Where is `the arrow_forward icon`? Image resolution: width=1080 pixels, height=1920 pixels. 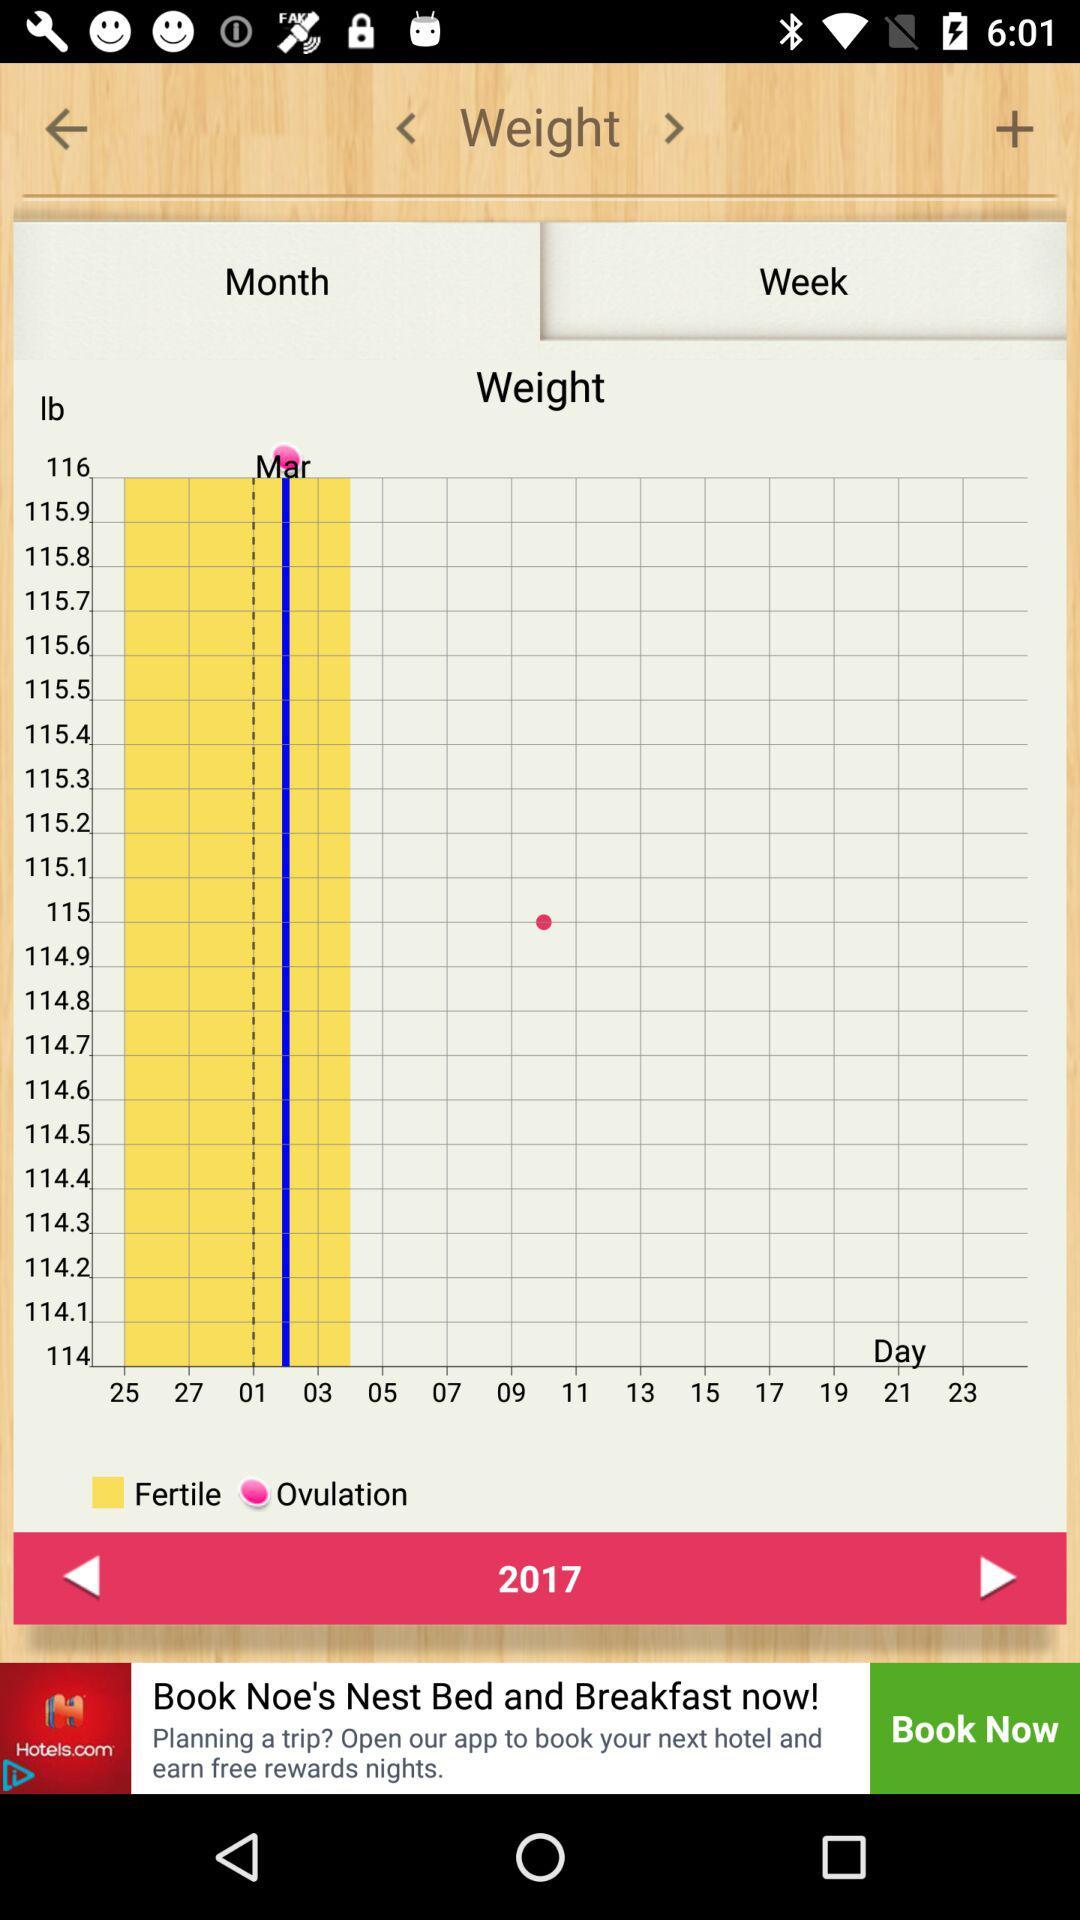
the arrow_forward icon is located at coordinates (673, 127).